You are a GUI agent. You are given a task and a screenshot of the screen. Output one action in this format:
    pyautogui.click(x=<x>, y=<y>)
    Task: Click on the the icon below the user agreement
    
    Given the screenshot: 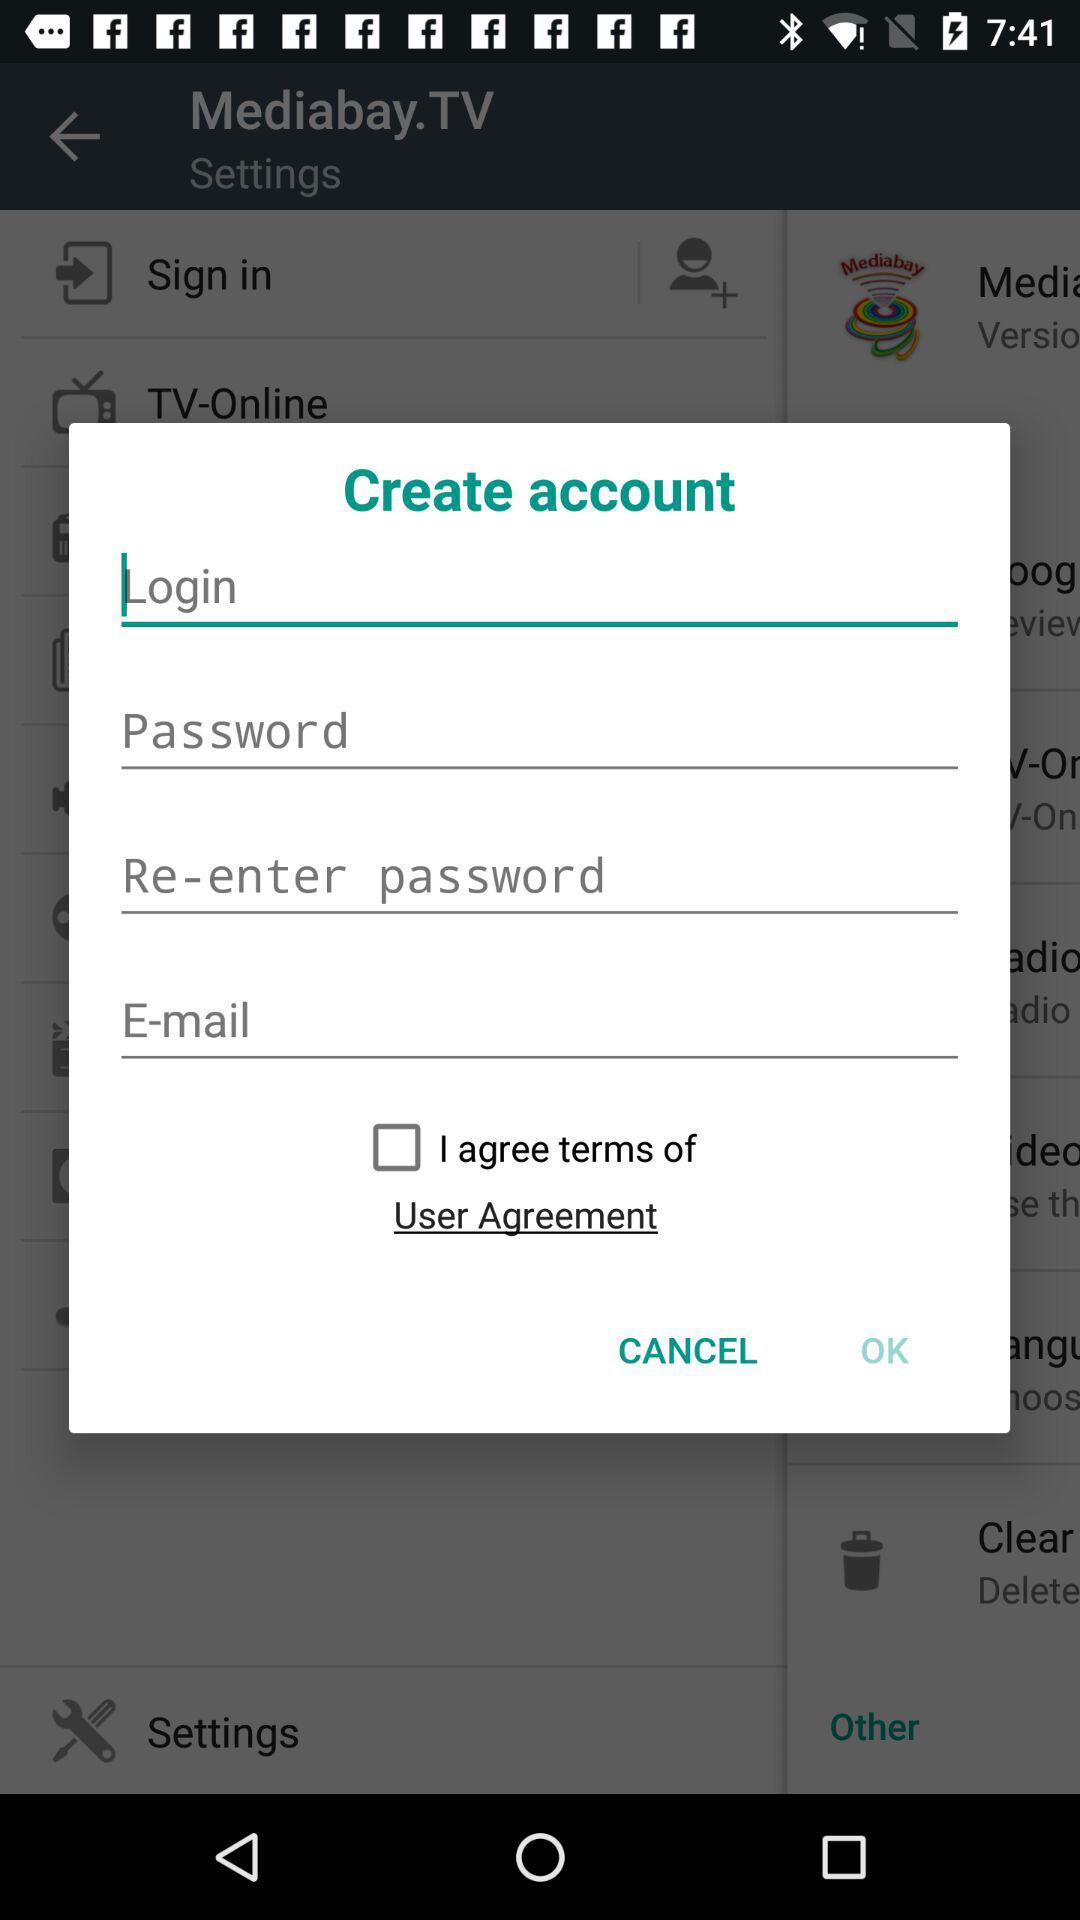 What is the action you would take?
    pyautogui.click(x=687, y=1349)
    